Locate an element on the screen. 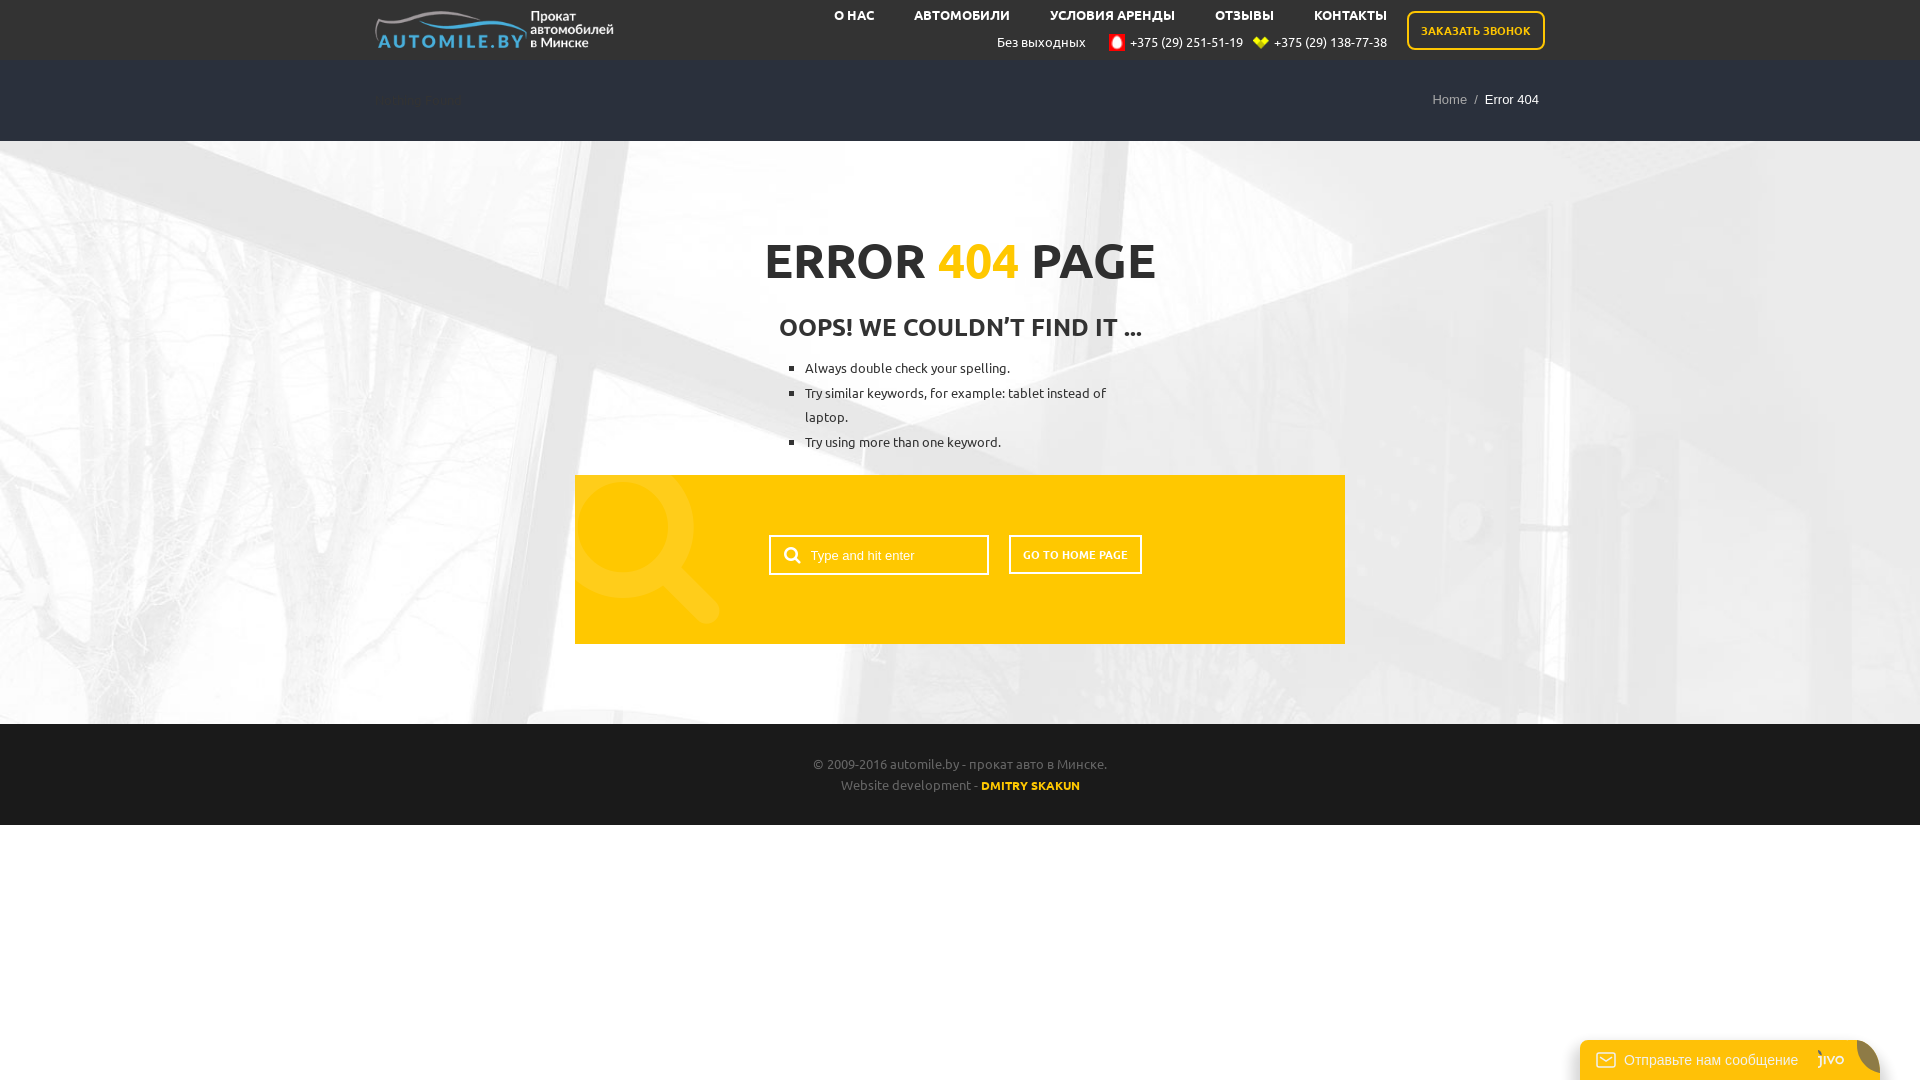  'DMITRY SKAKUN' is located at coordinates (1029, 784).